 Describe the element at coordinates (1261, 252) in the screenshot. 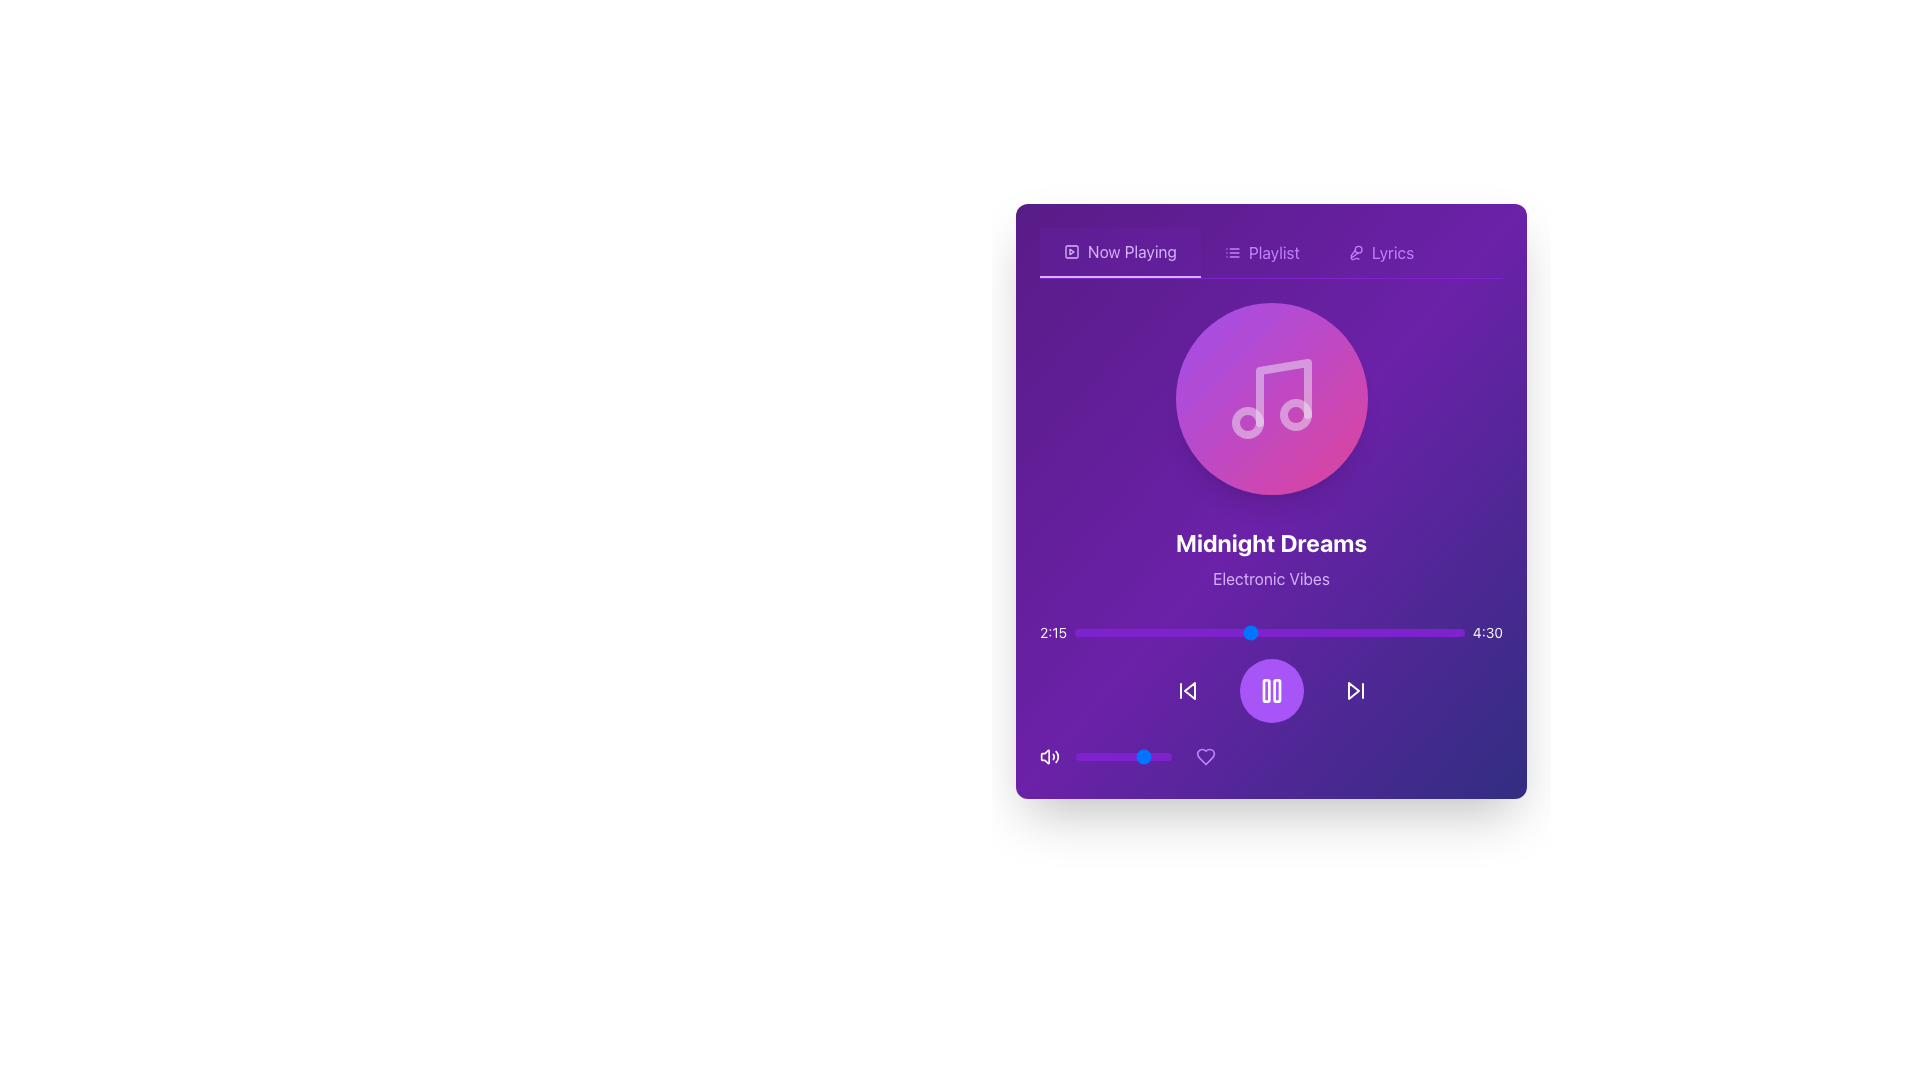

I see `the 'Playlist' navigation tab, which is a clickable text label in purple color with a list icon on its left, located in the upper section of the interface between 'Now Playing' and 'Lyrics'` at that location.